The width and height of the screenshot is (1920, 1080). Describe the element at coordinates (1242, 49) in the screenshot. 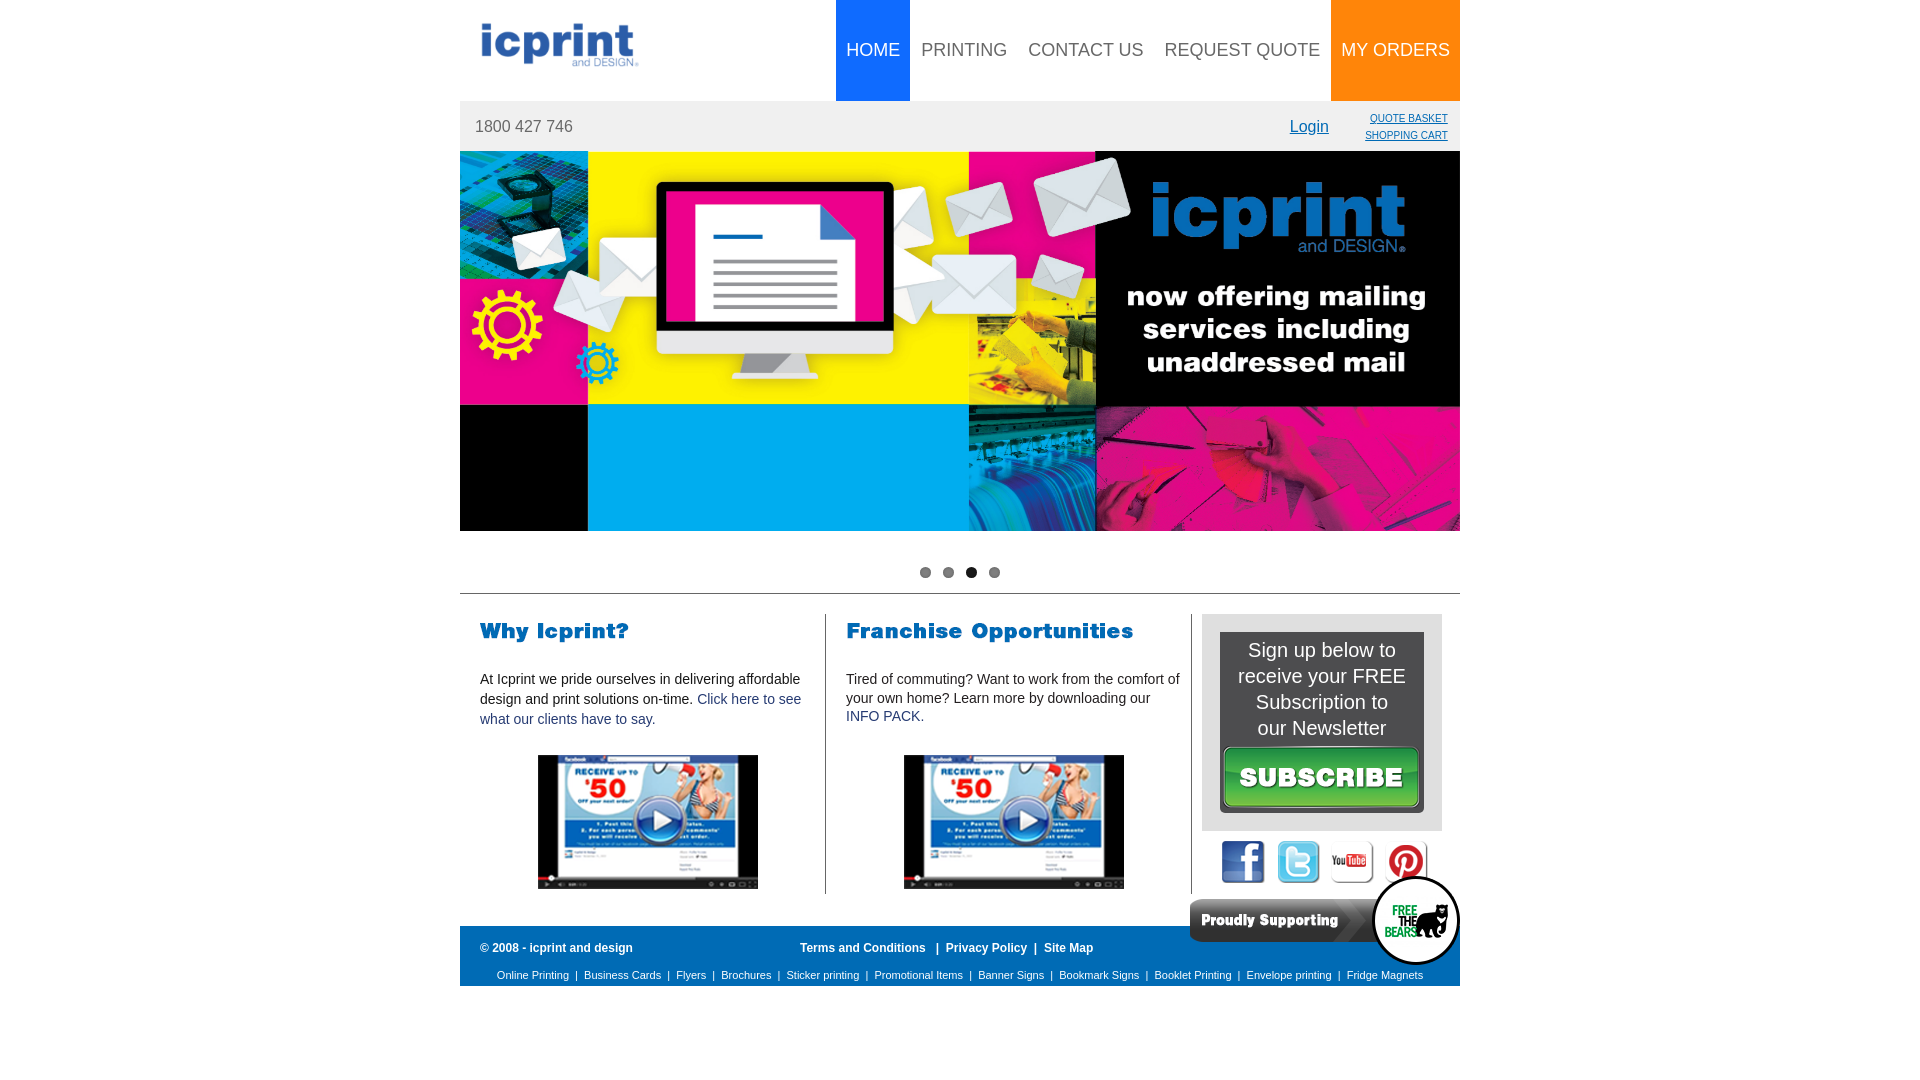

I see `'REQUEST QUOTE'` at that location.